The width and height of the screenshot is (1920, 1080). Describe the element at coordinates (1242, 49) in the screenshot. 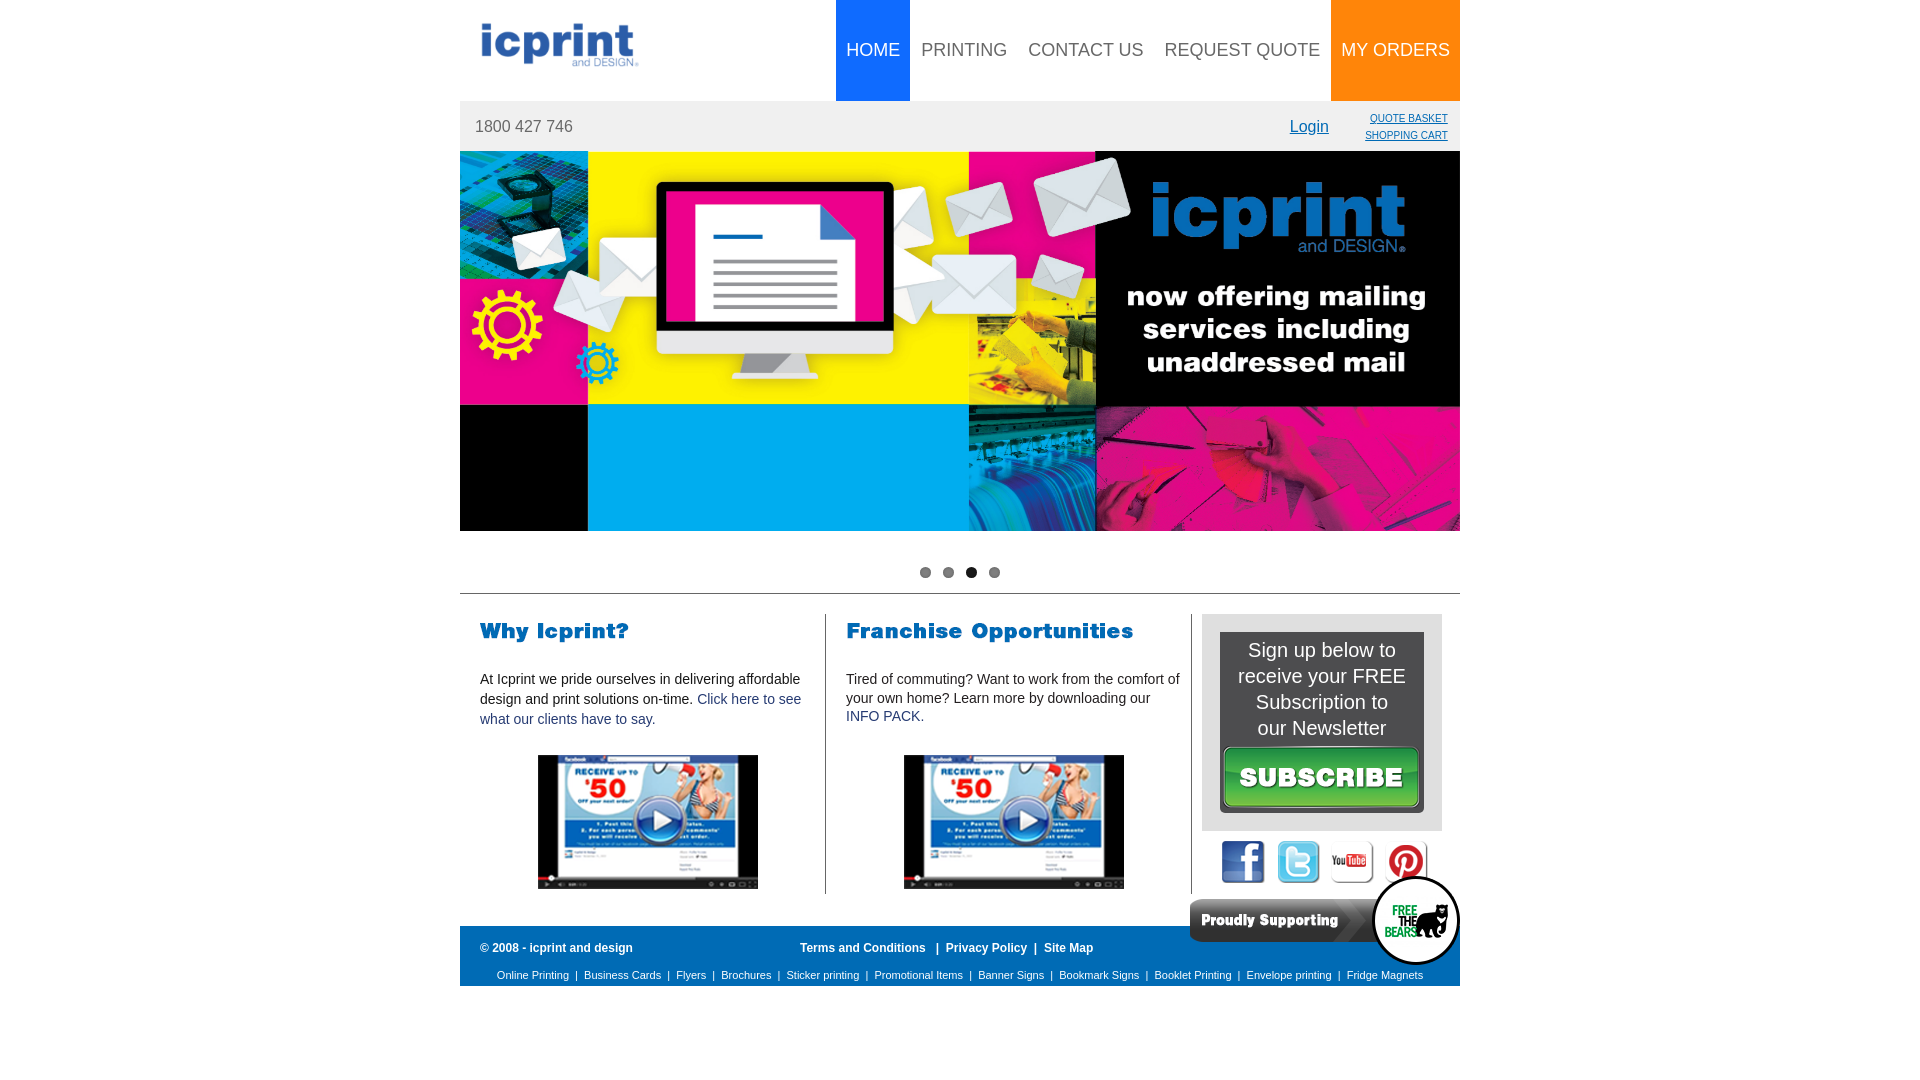

I see `'REQUEST QUOTE'` at that location.